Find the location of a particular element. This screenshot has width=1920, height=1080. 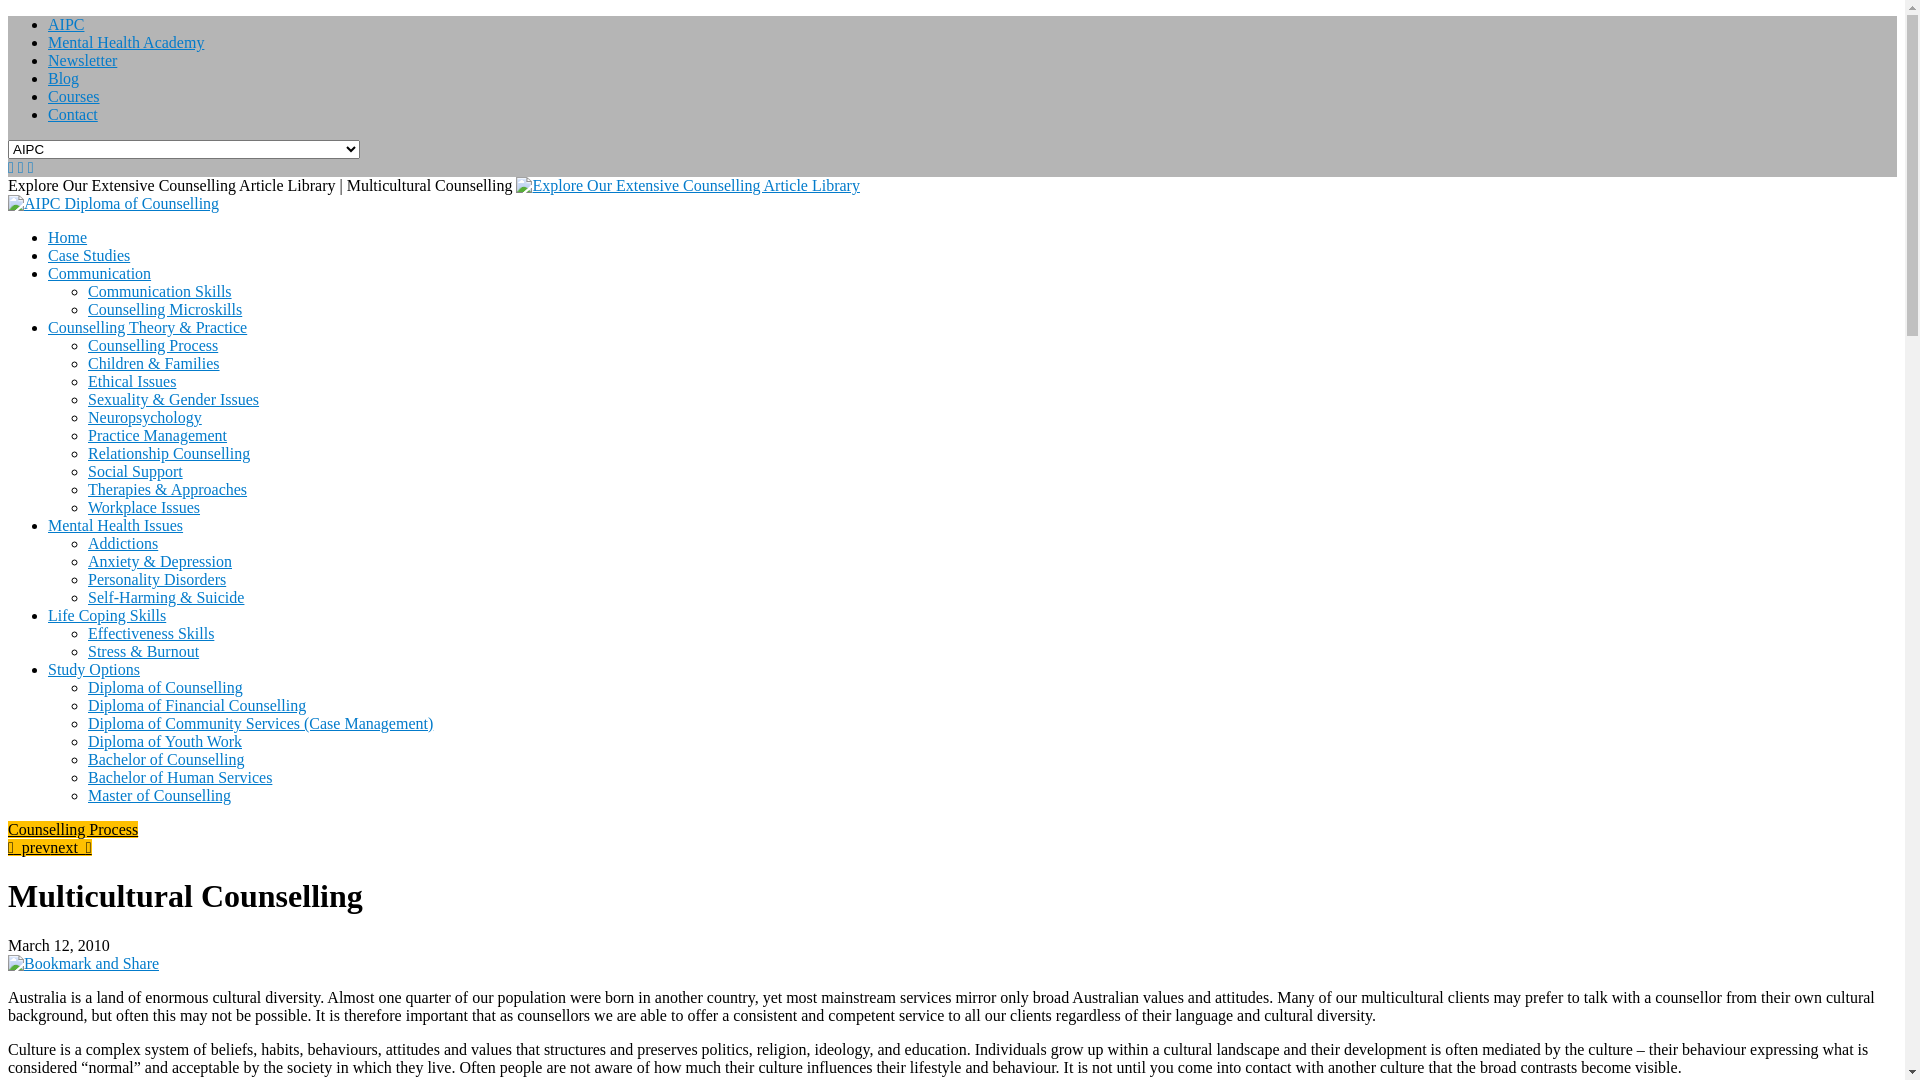

'Stress & Burnout' is located at coordinates (142, 651).